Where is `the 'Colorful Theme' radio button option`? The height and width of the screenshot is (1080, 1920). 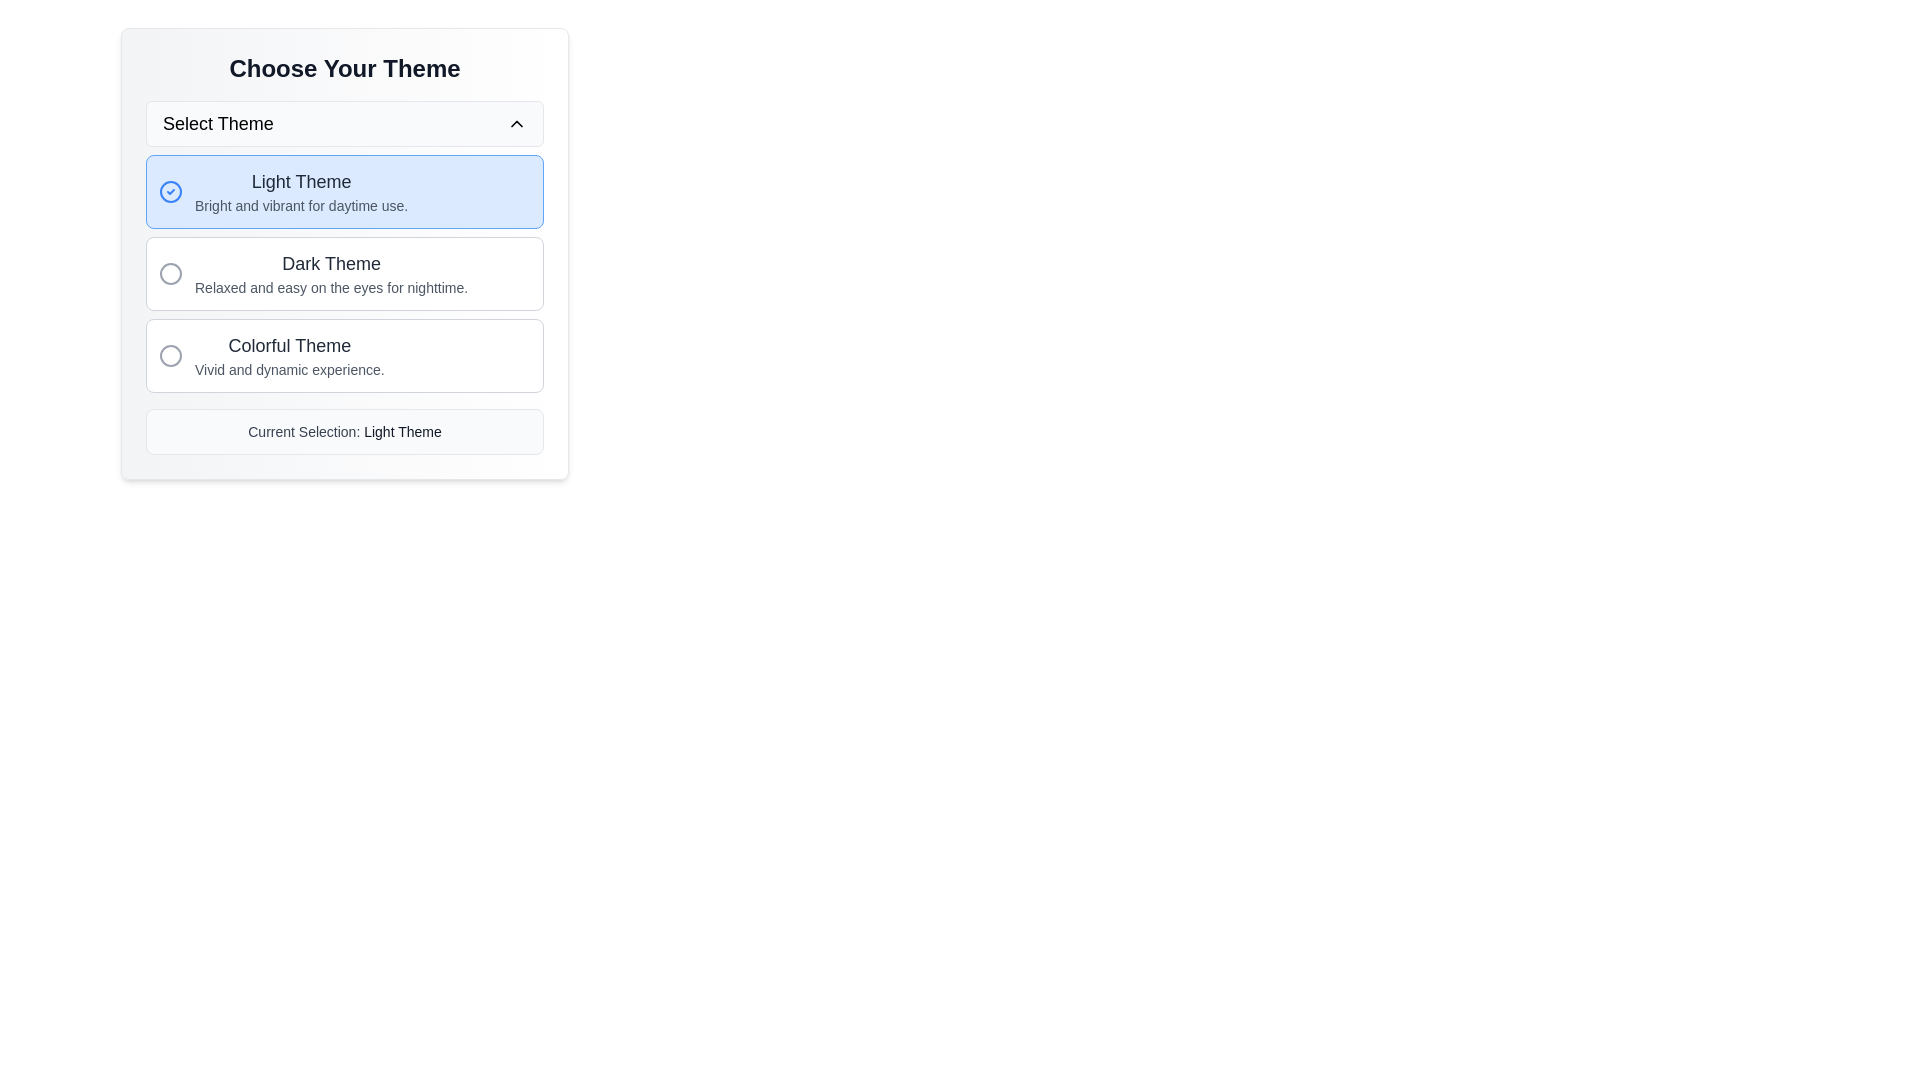
the 'Colorful Theme' radio button option is located at coordinates (345, 354).